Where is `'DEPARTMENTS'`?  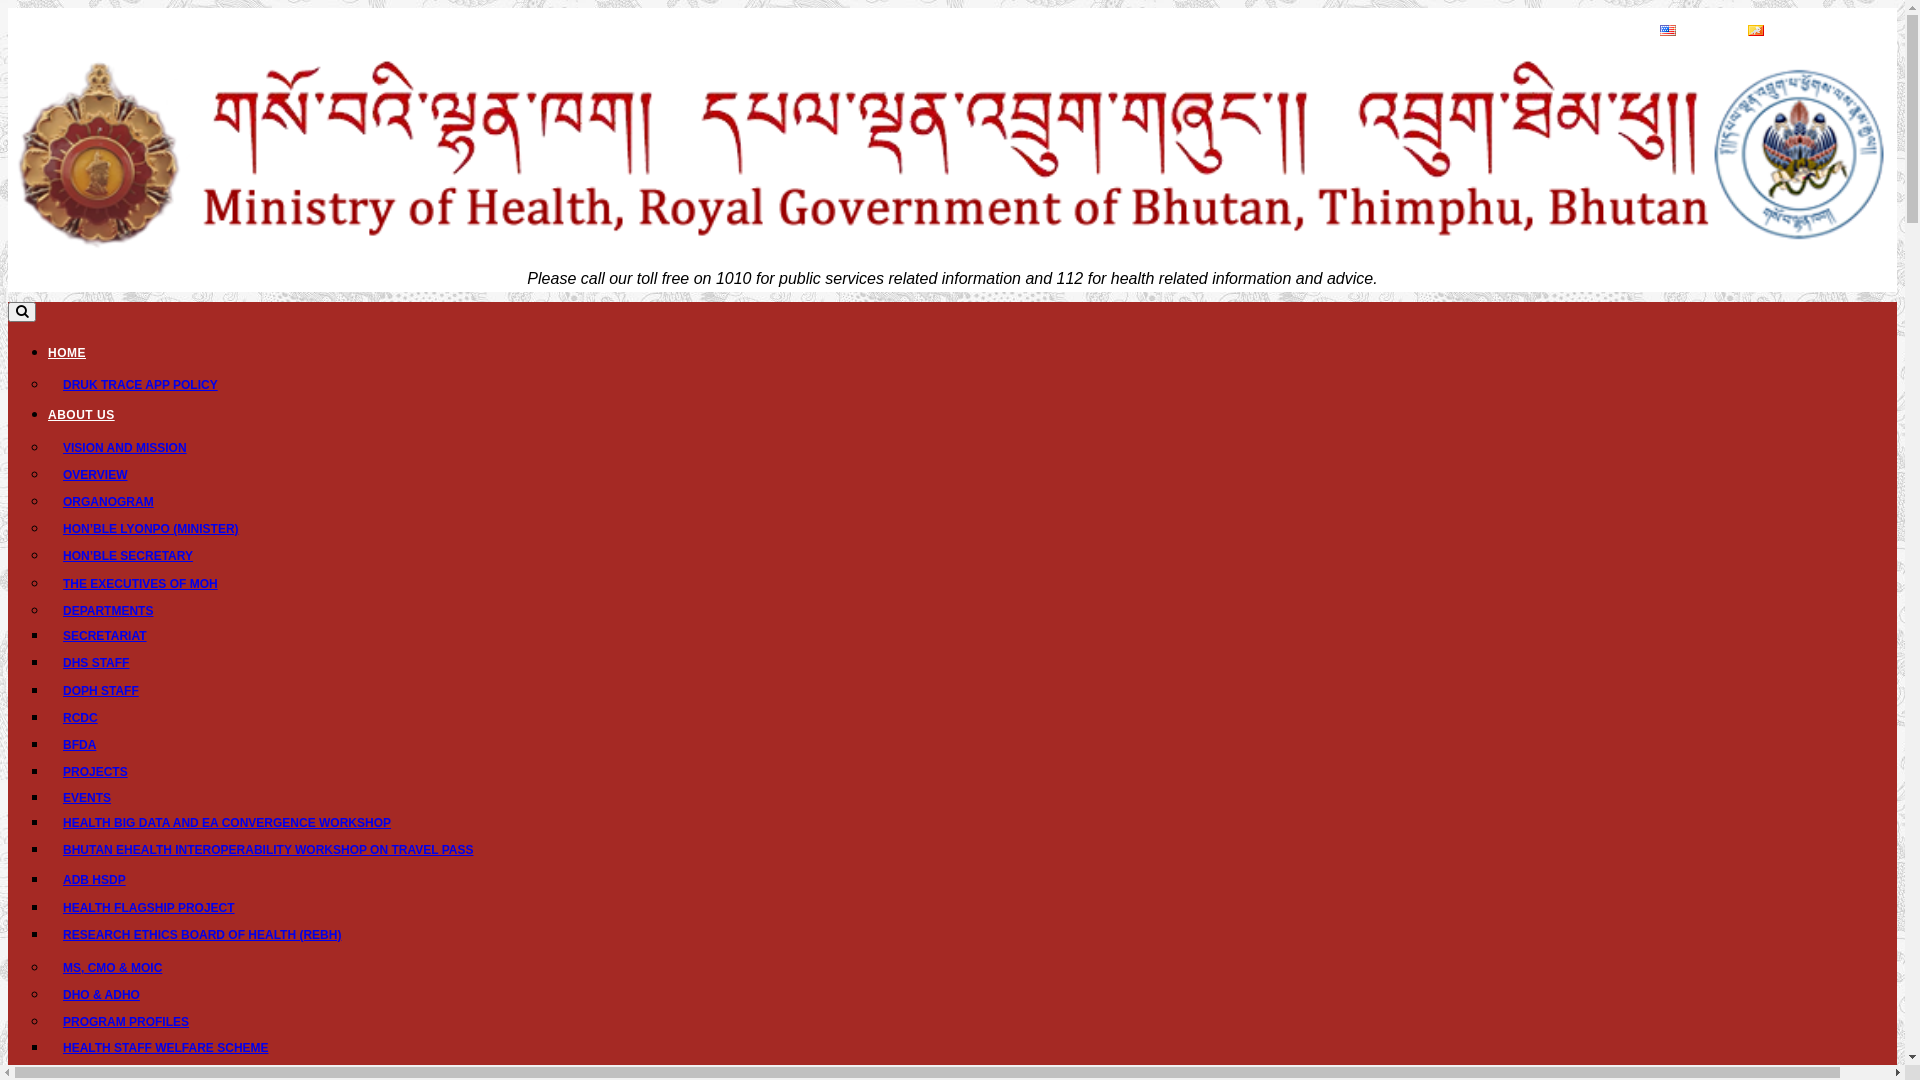
'DEPARTMENTS' is located at coordinates (48, 609).